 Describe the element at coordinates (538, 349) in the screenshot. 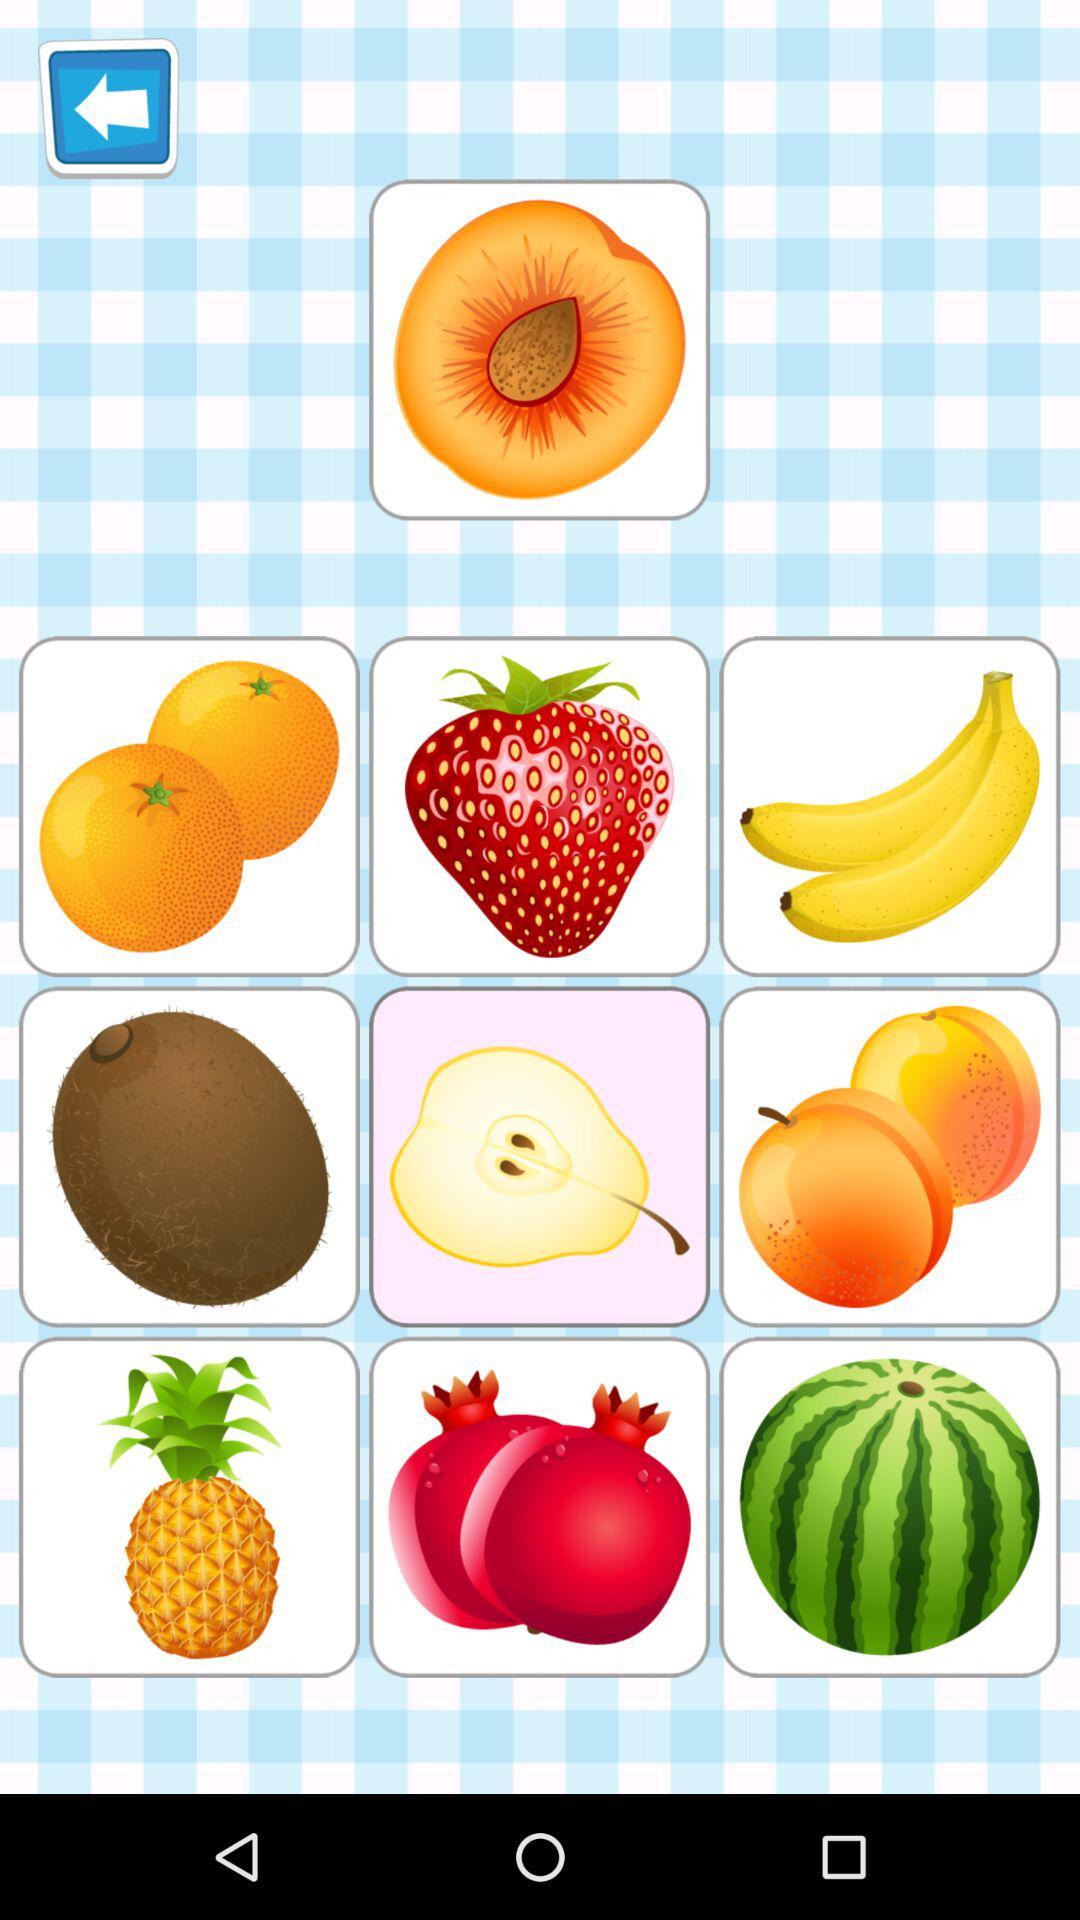

I see `display the image to find` at that location.